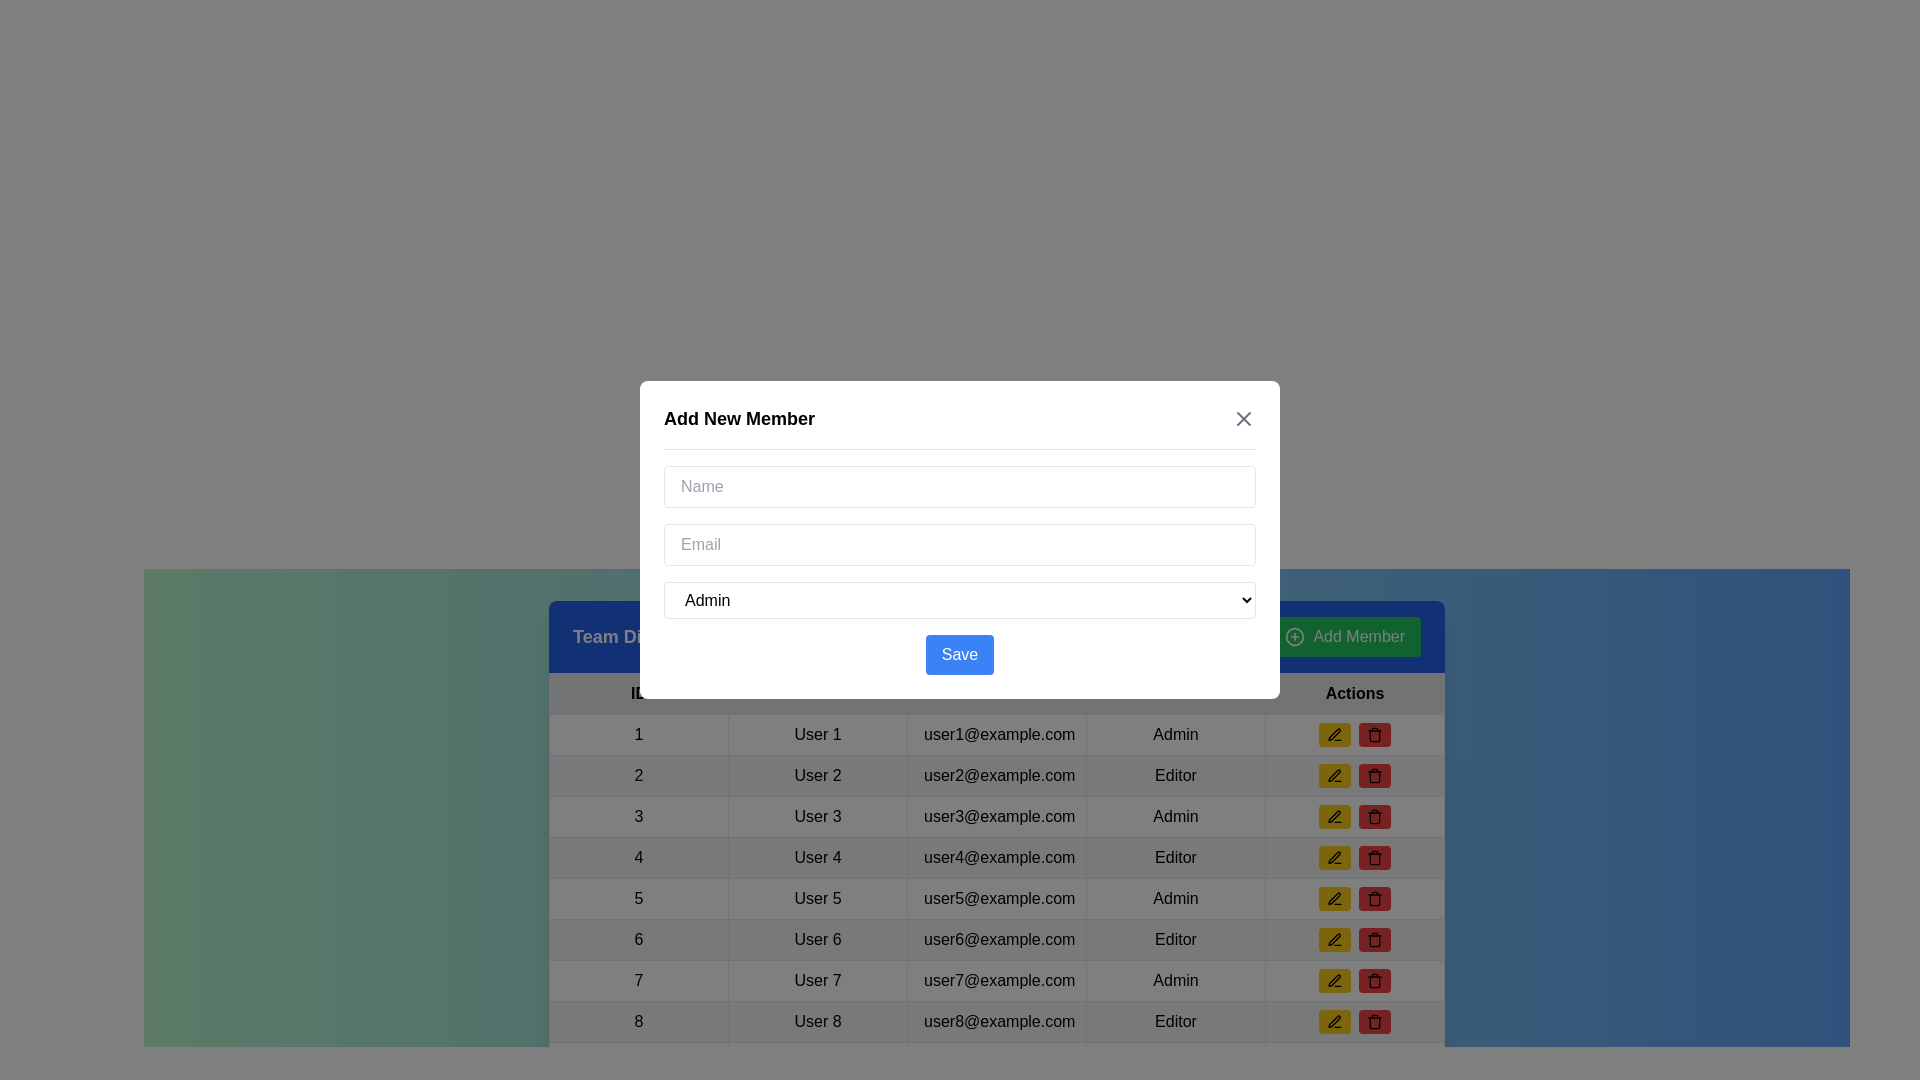  I want to click on the trash icon button located at the far right of the row in the Actions column, so click(1373, 981).